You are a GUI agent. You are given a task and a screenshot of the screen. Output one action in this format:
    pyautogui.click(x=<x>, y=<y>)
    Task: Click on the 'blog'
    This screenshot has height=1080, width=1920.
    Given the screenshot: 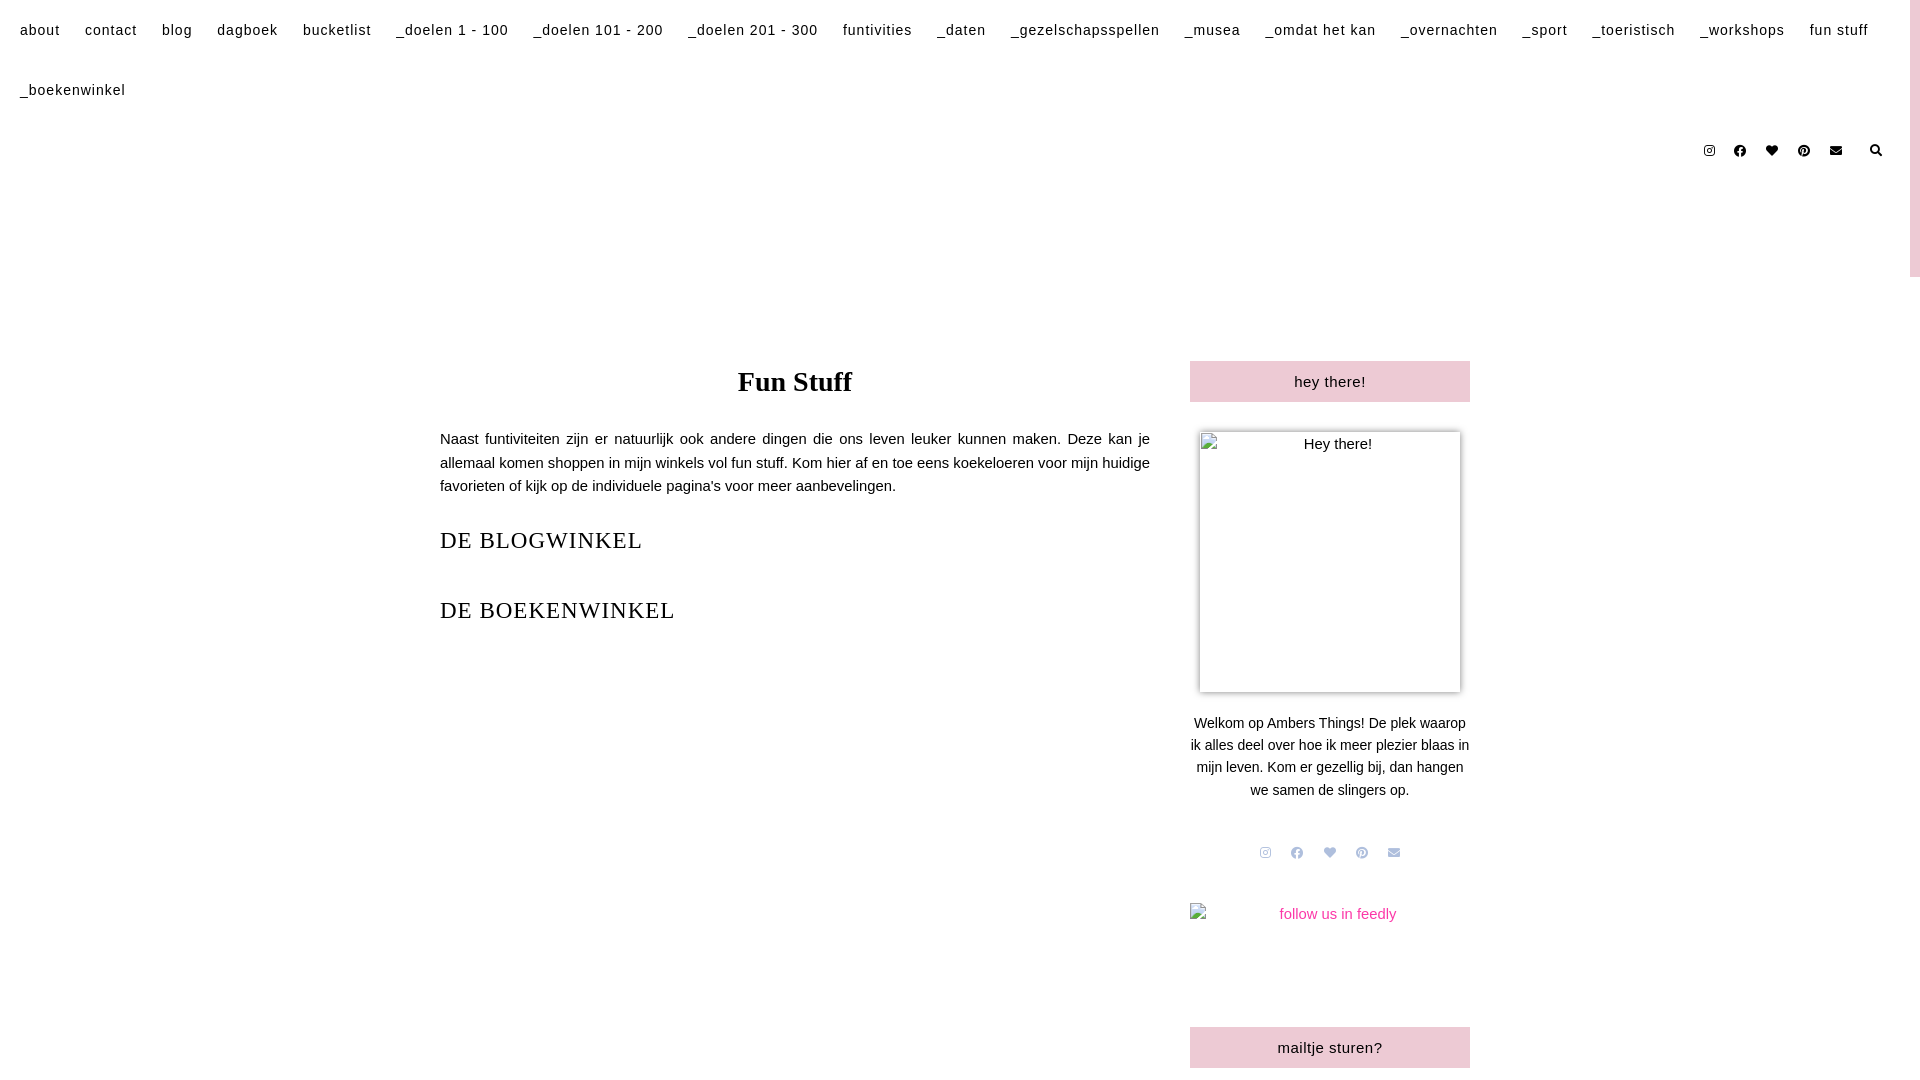 What is the action you would take?
    pyautogui.click(x=177, y=30)
    